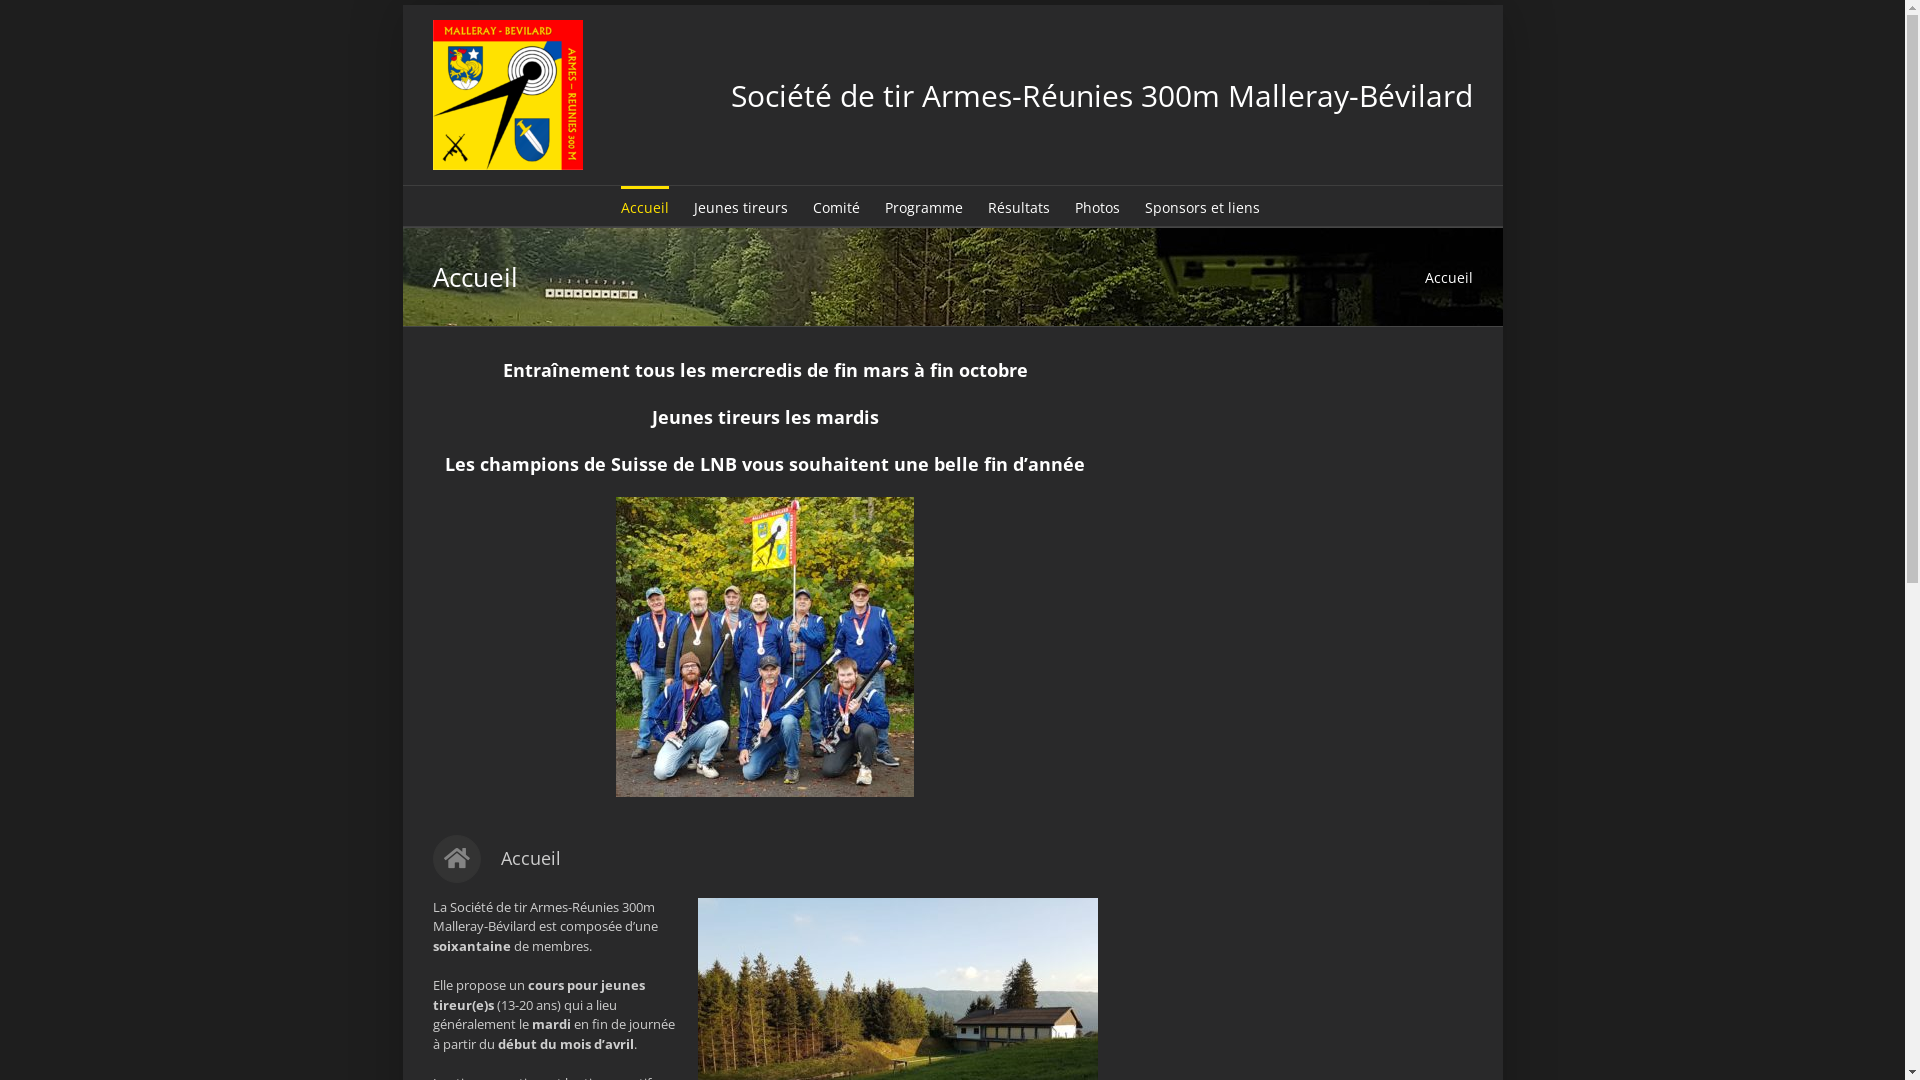  What do you see at coordinates (1095, 205) in the screenshot?
I see `'Photos'` at bounding box center [1095, 205].